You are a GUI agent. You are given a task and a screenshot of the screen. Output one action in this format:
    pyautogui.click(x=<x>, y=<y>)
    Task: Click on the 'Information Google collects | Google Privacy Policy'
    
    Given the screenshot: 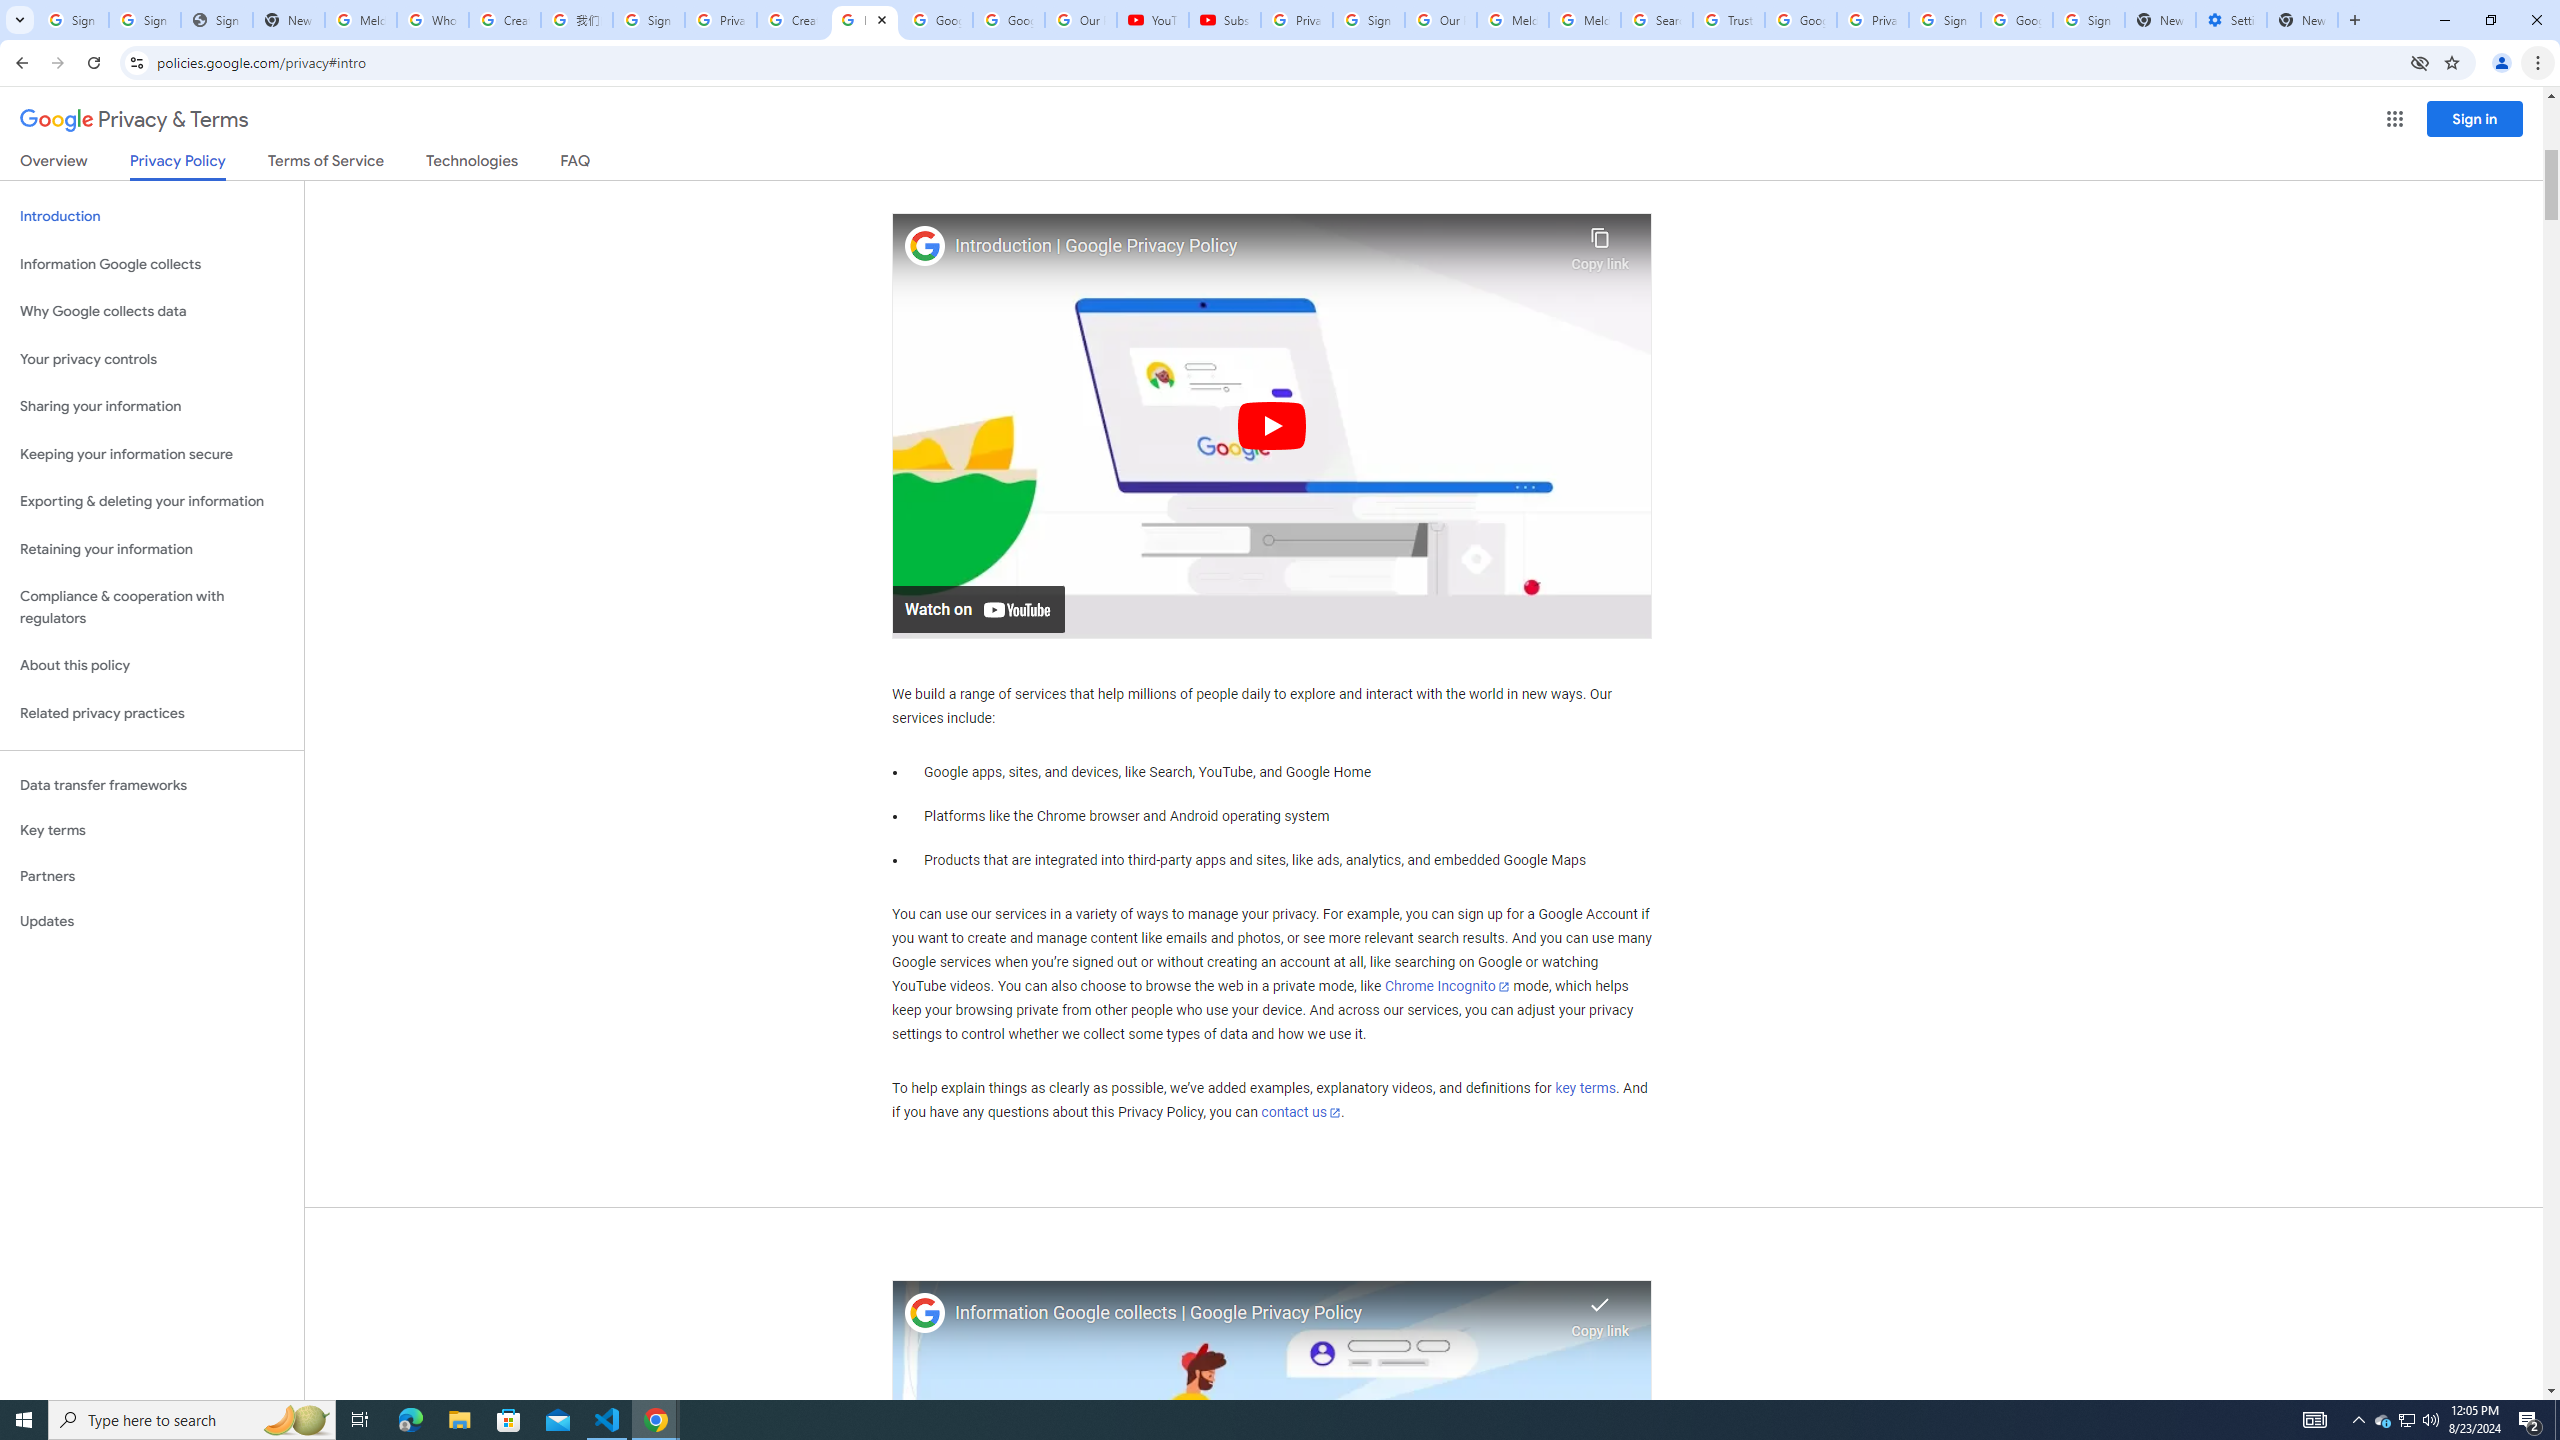 What is the action you would take?
    pyautogui.click(x=1257, y=1313)
    